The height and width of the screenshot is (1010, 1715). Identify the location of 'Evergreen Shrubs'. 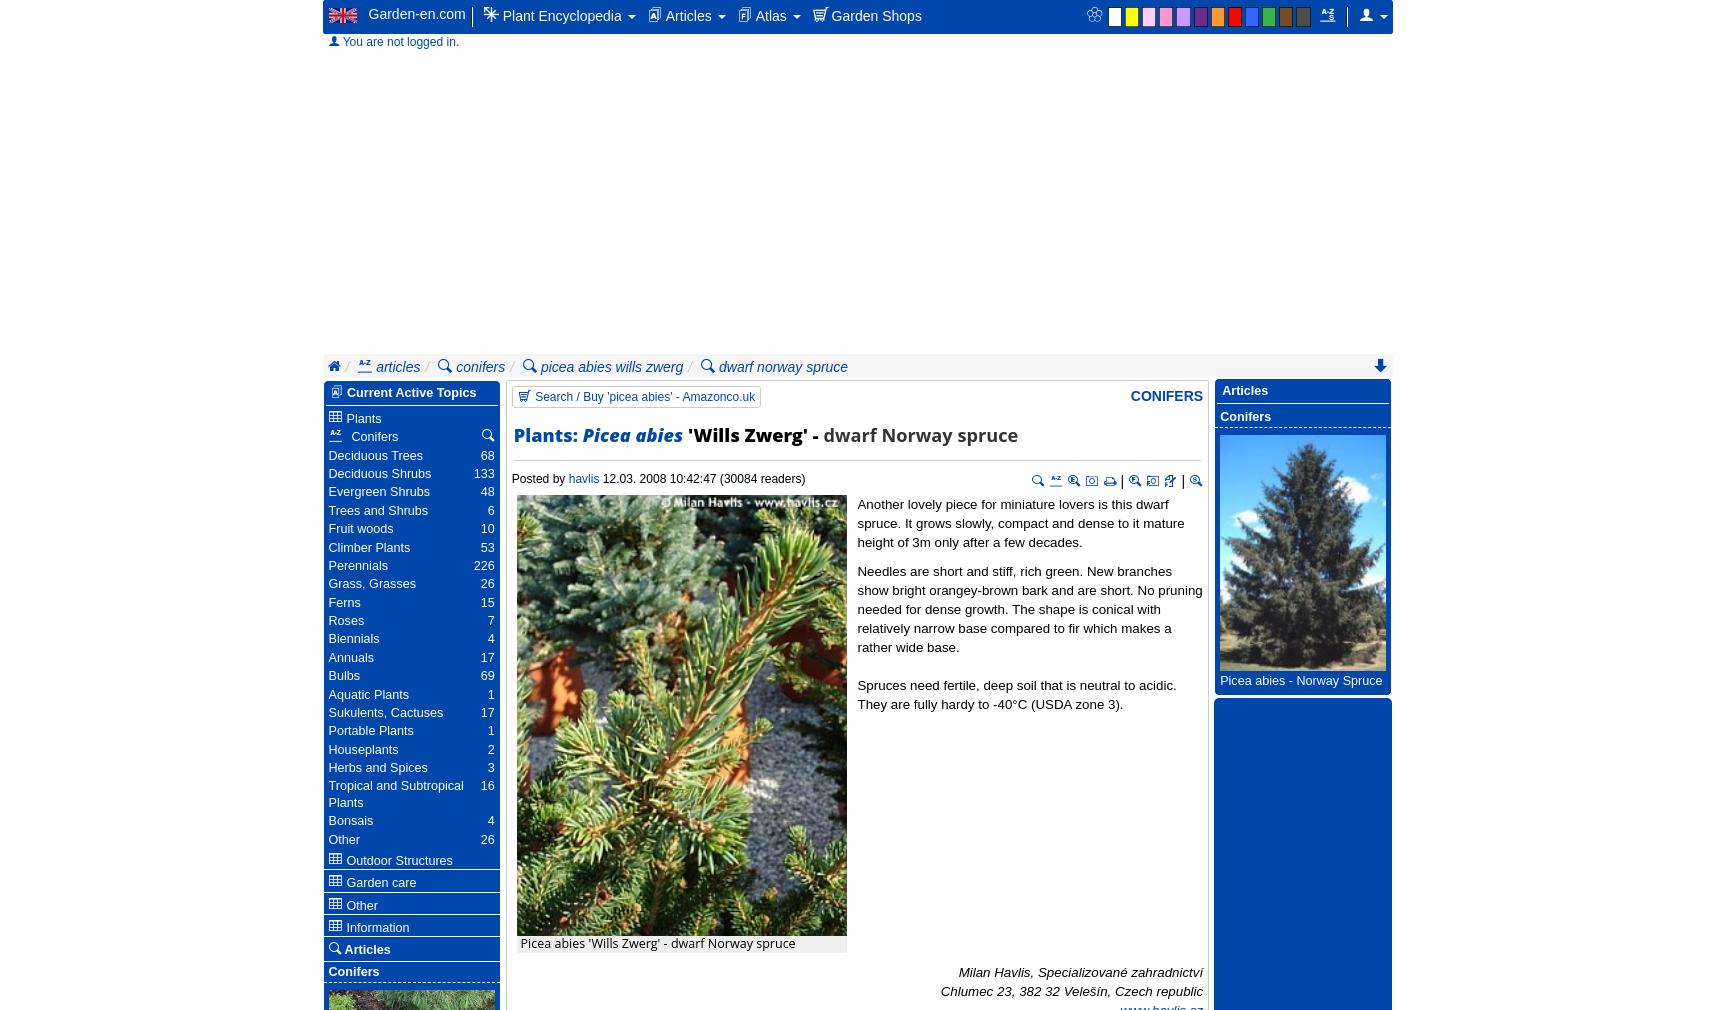
(379, 491).